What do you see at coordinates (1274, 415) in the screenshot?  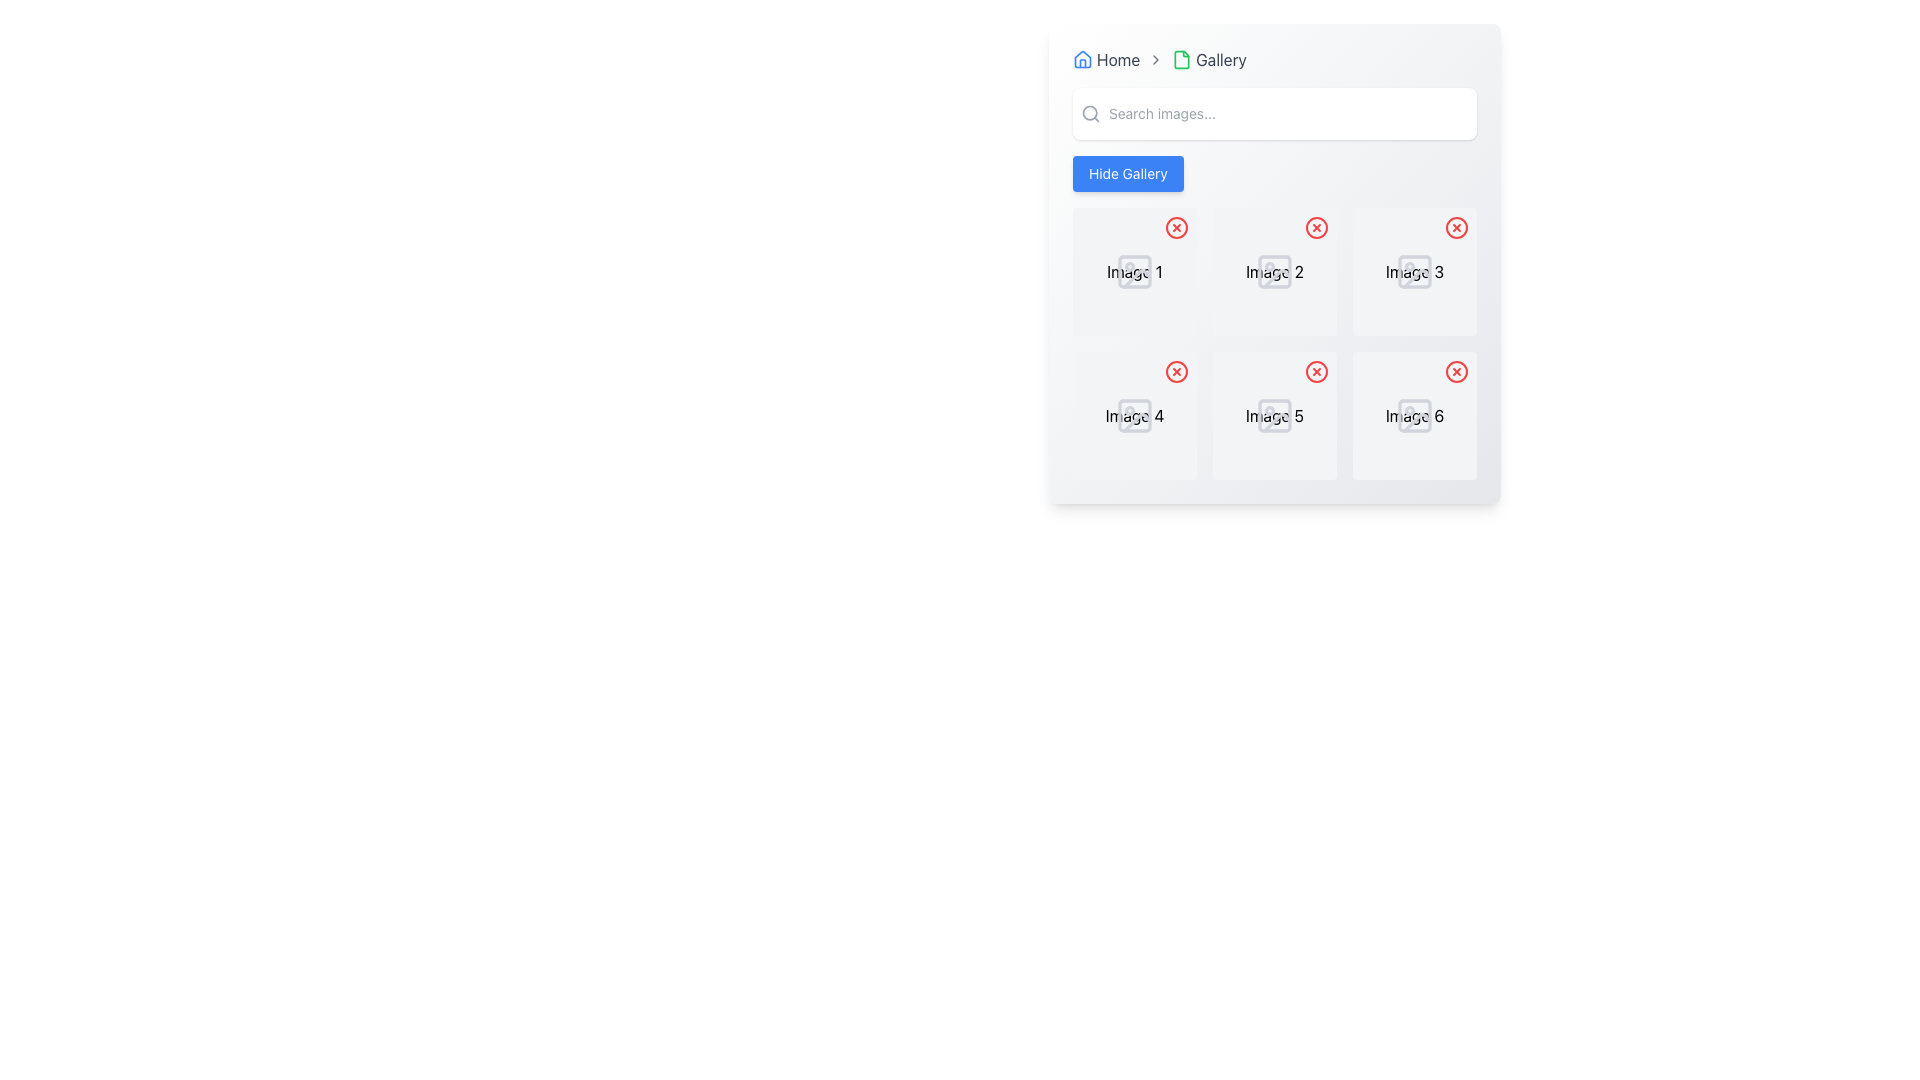 I see `the decorative graphic element representing part of an icon in the fifth slot of the image gallery grid located in the second row, first column` at bounding box center [1274, 415].